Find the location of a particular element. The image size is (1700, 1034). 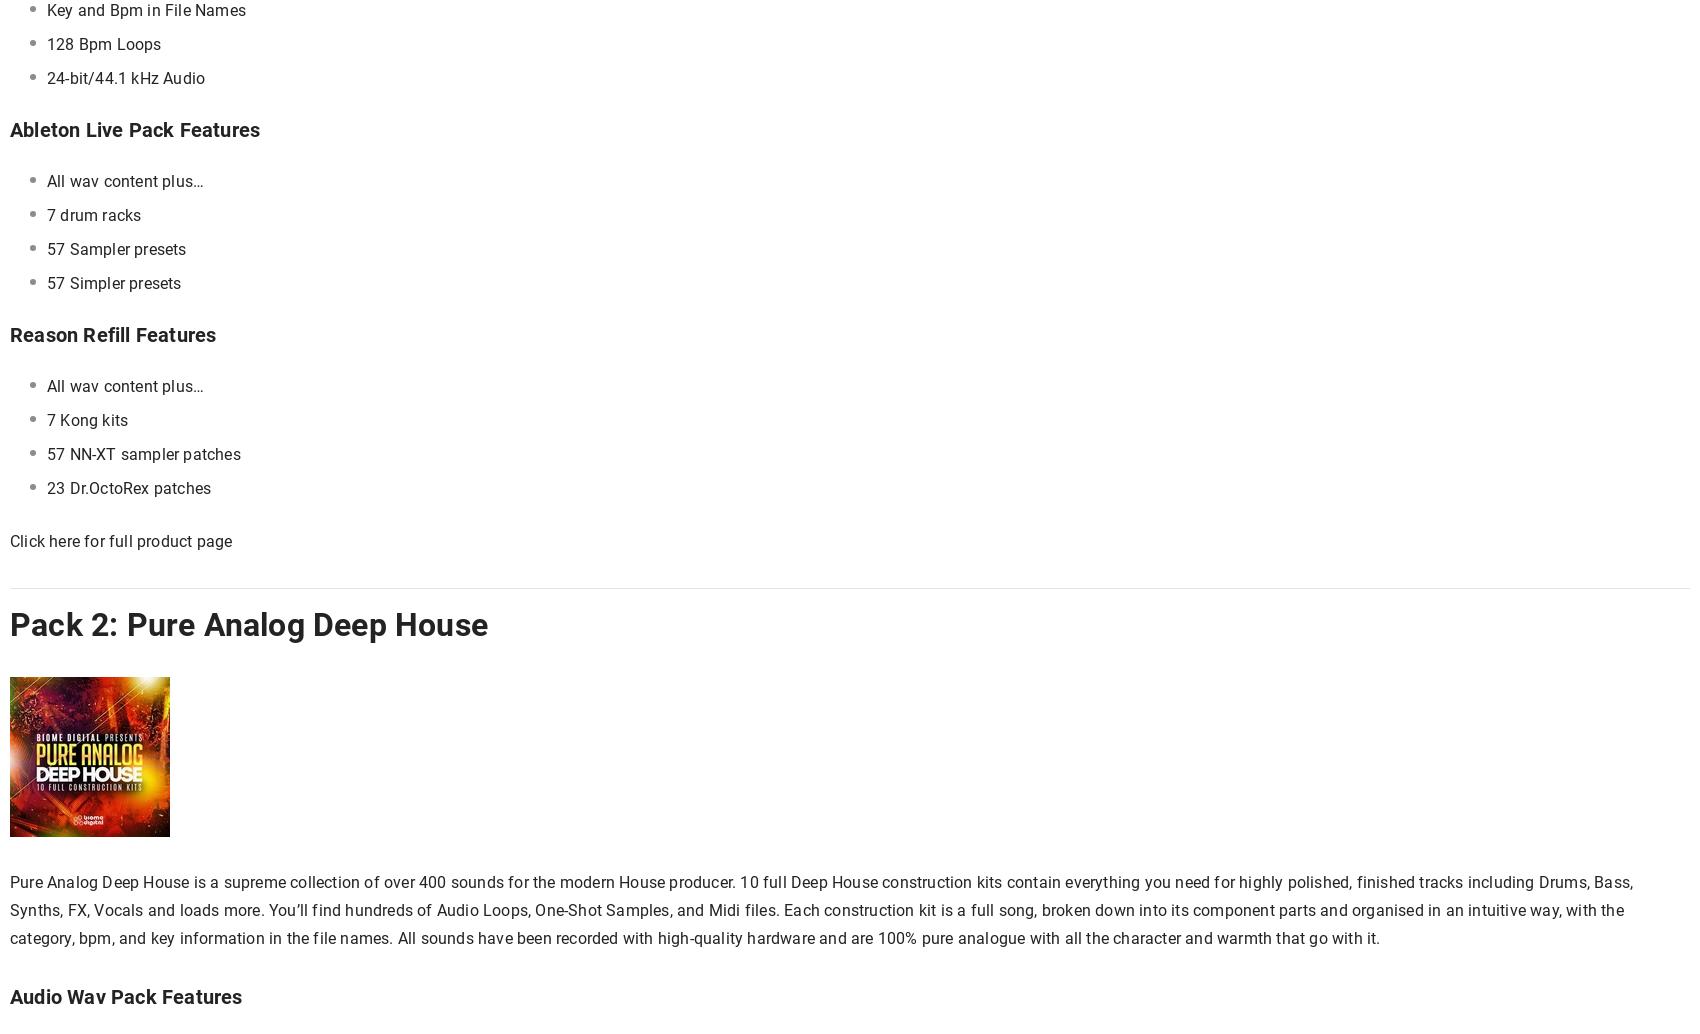

'57 NN-XT sampler patches' is located at coordinates (142, 453).